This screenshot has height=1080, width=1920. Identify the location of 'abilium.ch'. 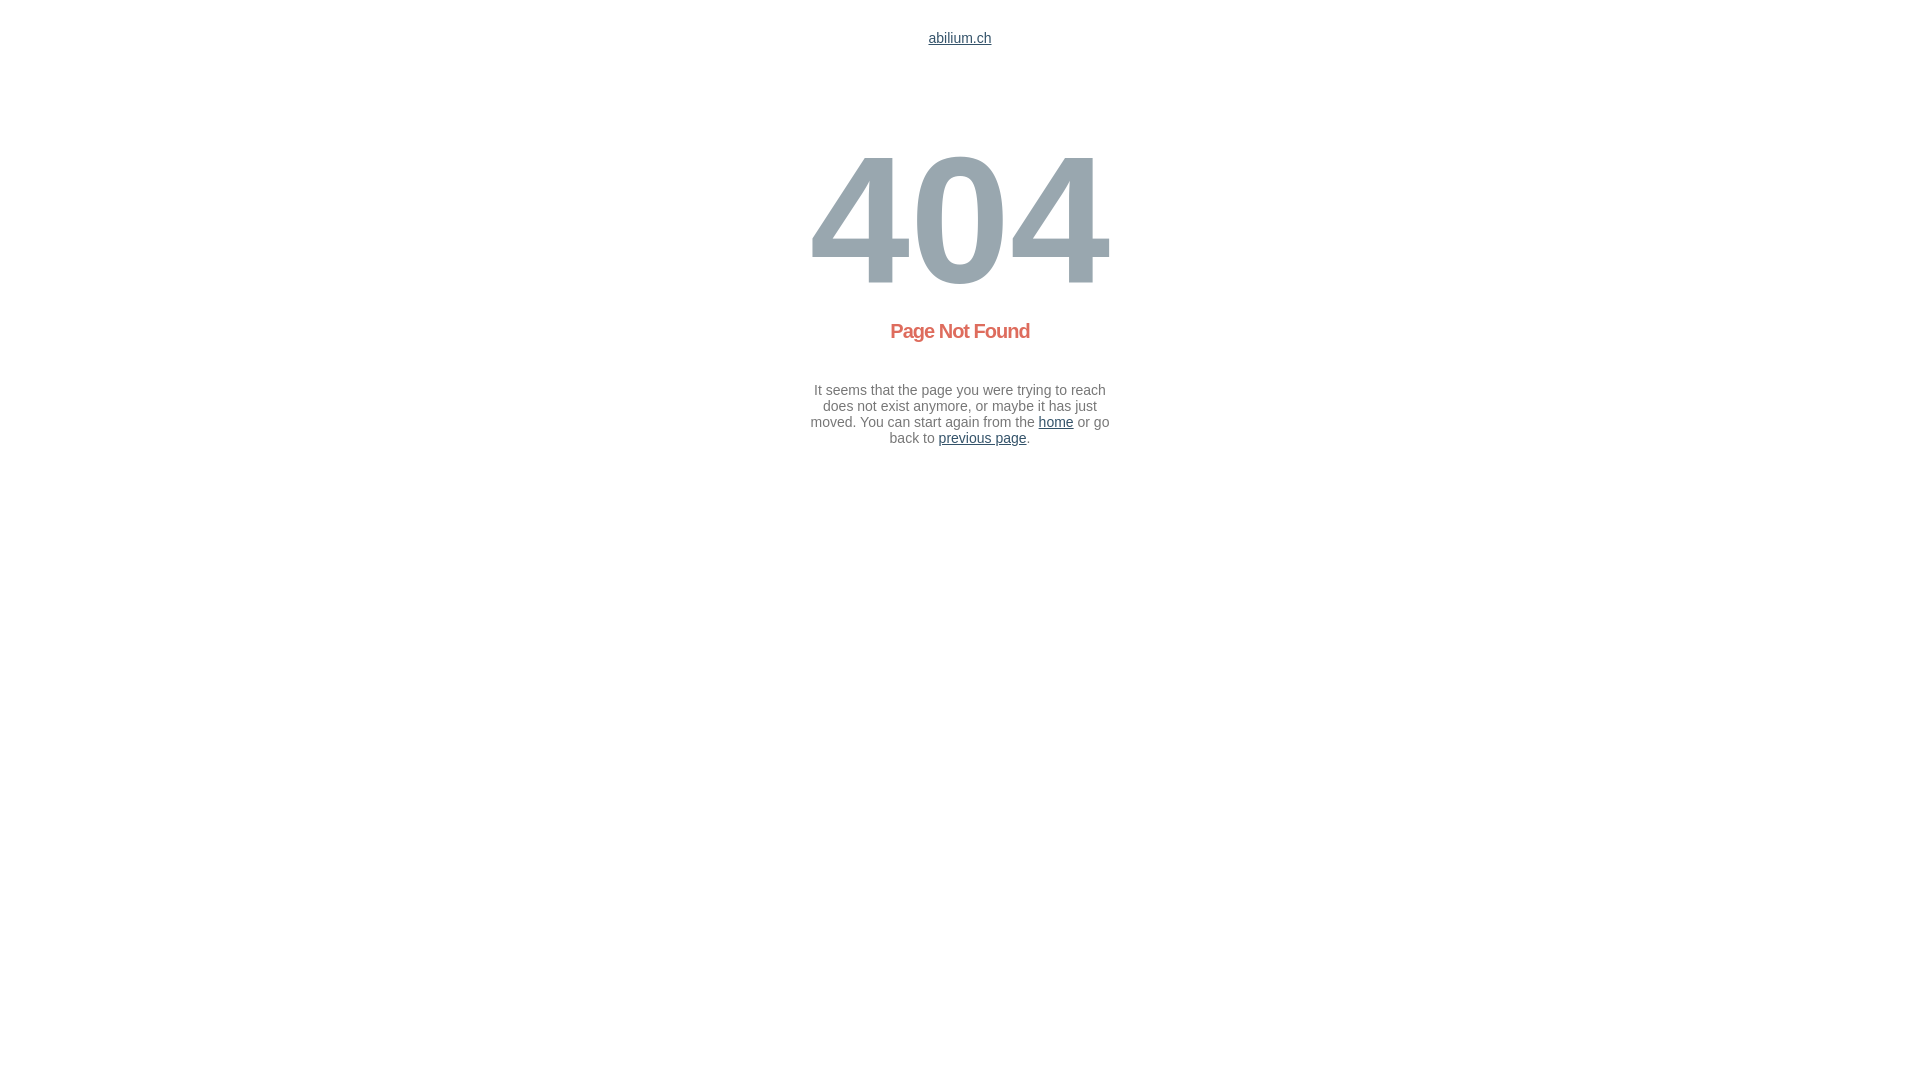
(958, 38).